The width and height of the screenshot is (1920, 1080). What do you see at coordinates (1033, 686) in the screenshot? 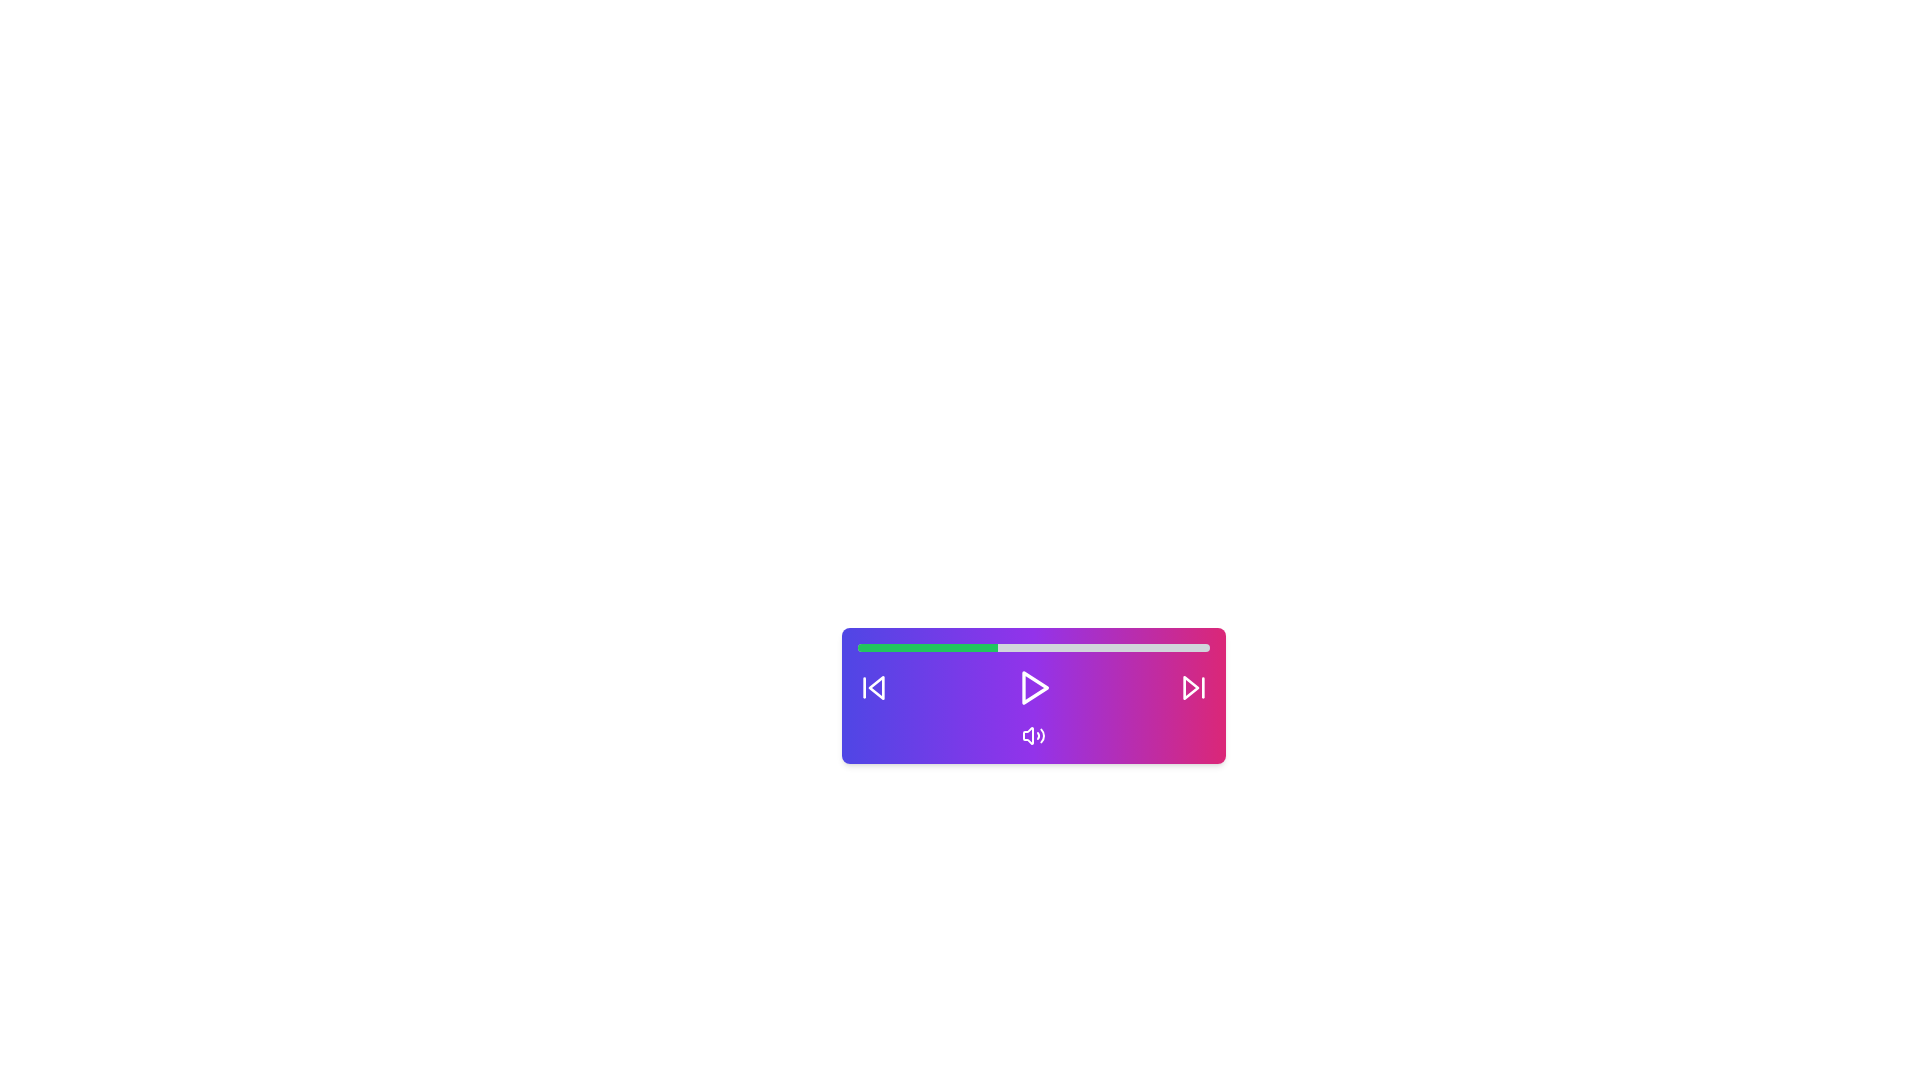
I see `the play button to toggle playback` at bounding box center [1033, 686].